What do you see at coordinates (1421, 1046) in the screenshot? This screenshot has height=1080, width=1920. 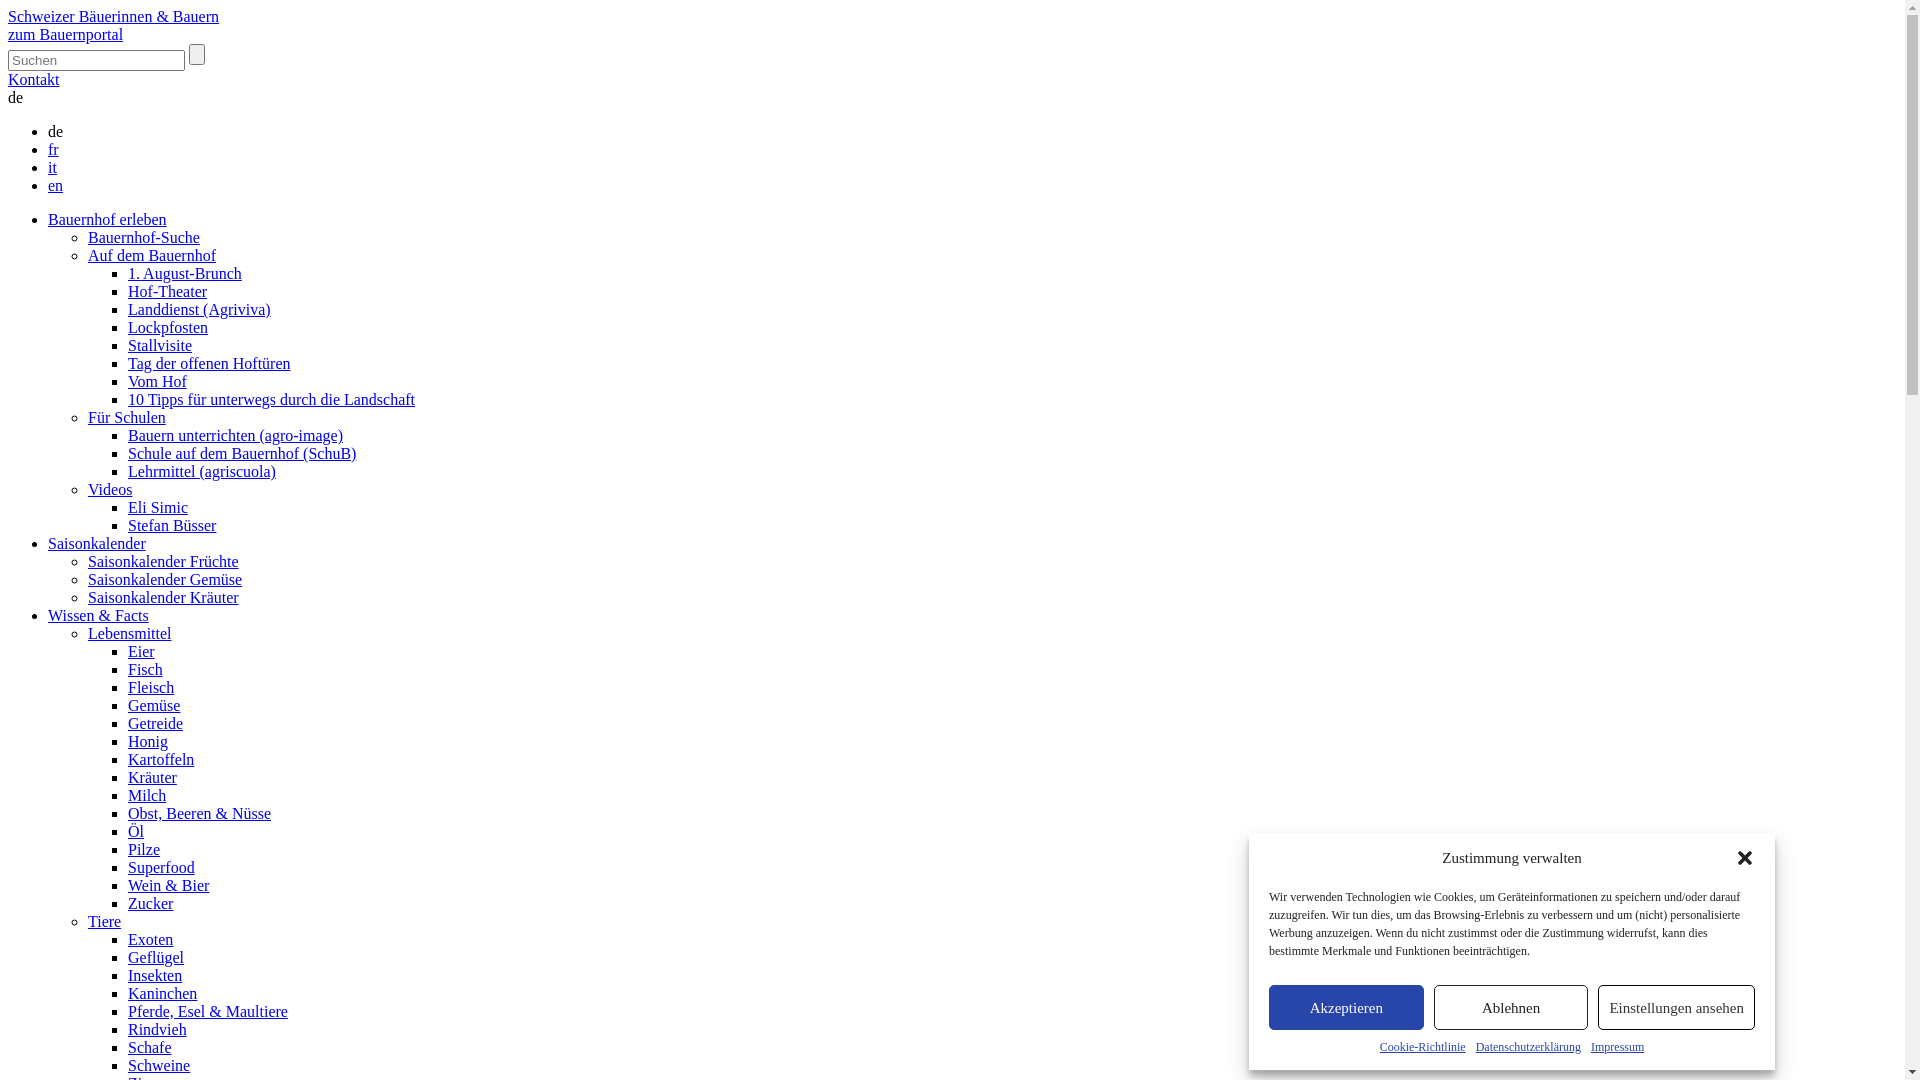 I see `'Cookie-Richtlinie'` at bounding box center [1421, 1046].